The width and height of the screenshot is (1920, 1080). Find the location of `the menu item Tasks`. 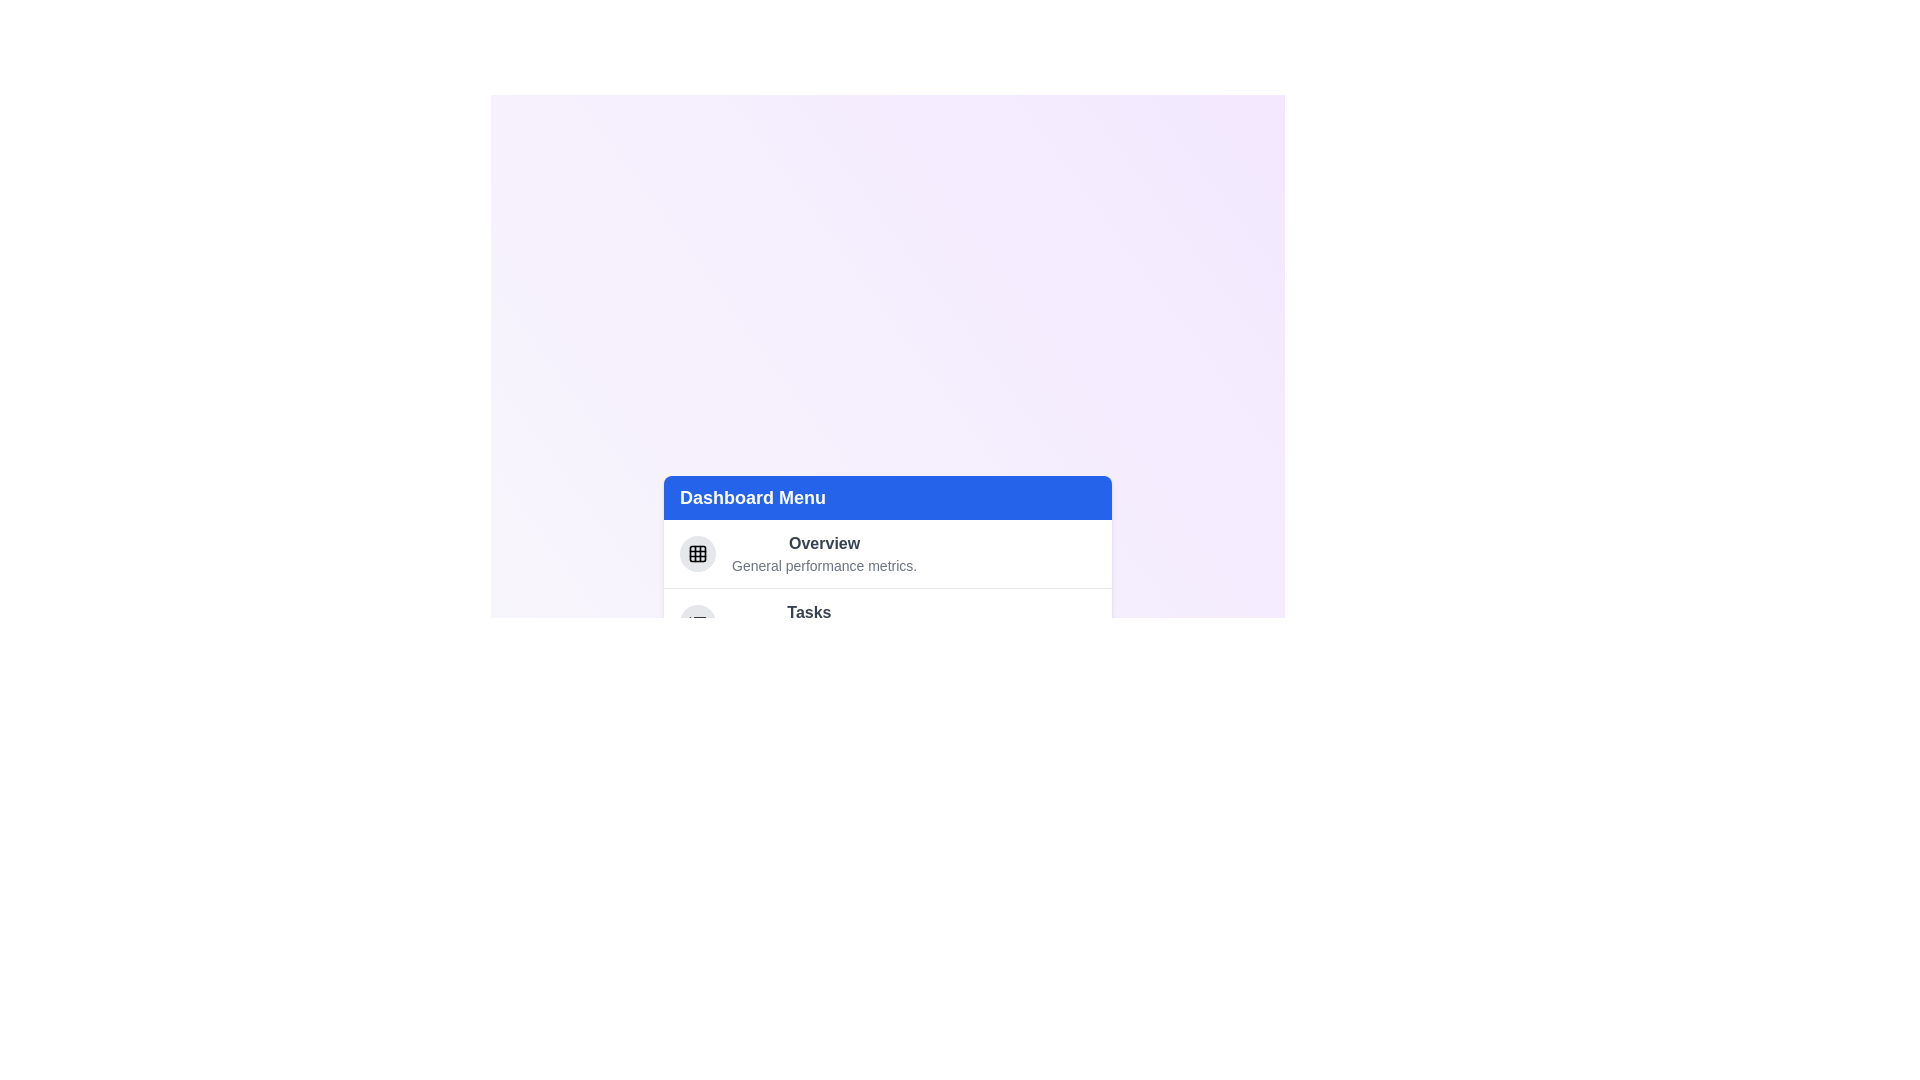

the menu item Tasks is located at coordinates (809, 611).